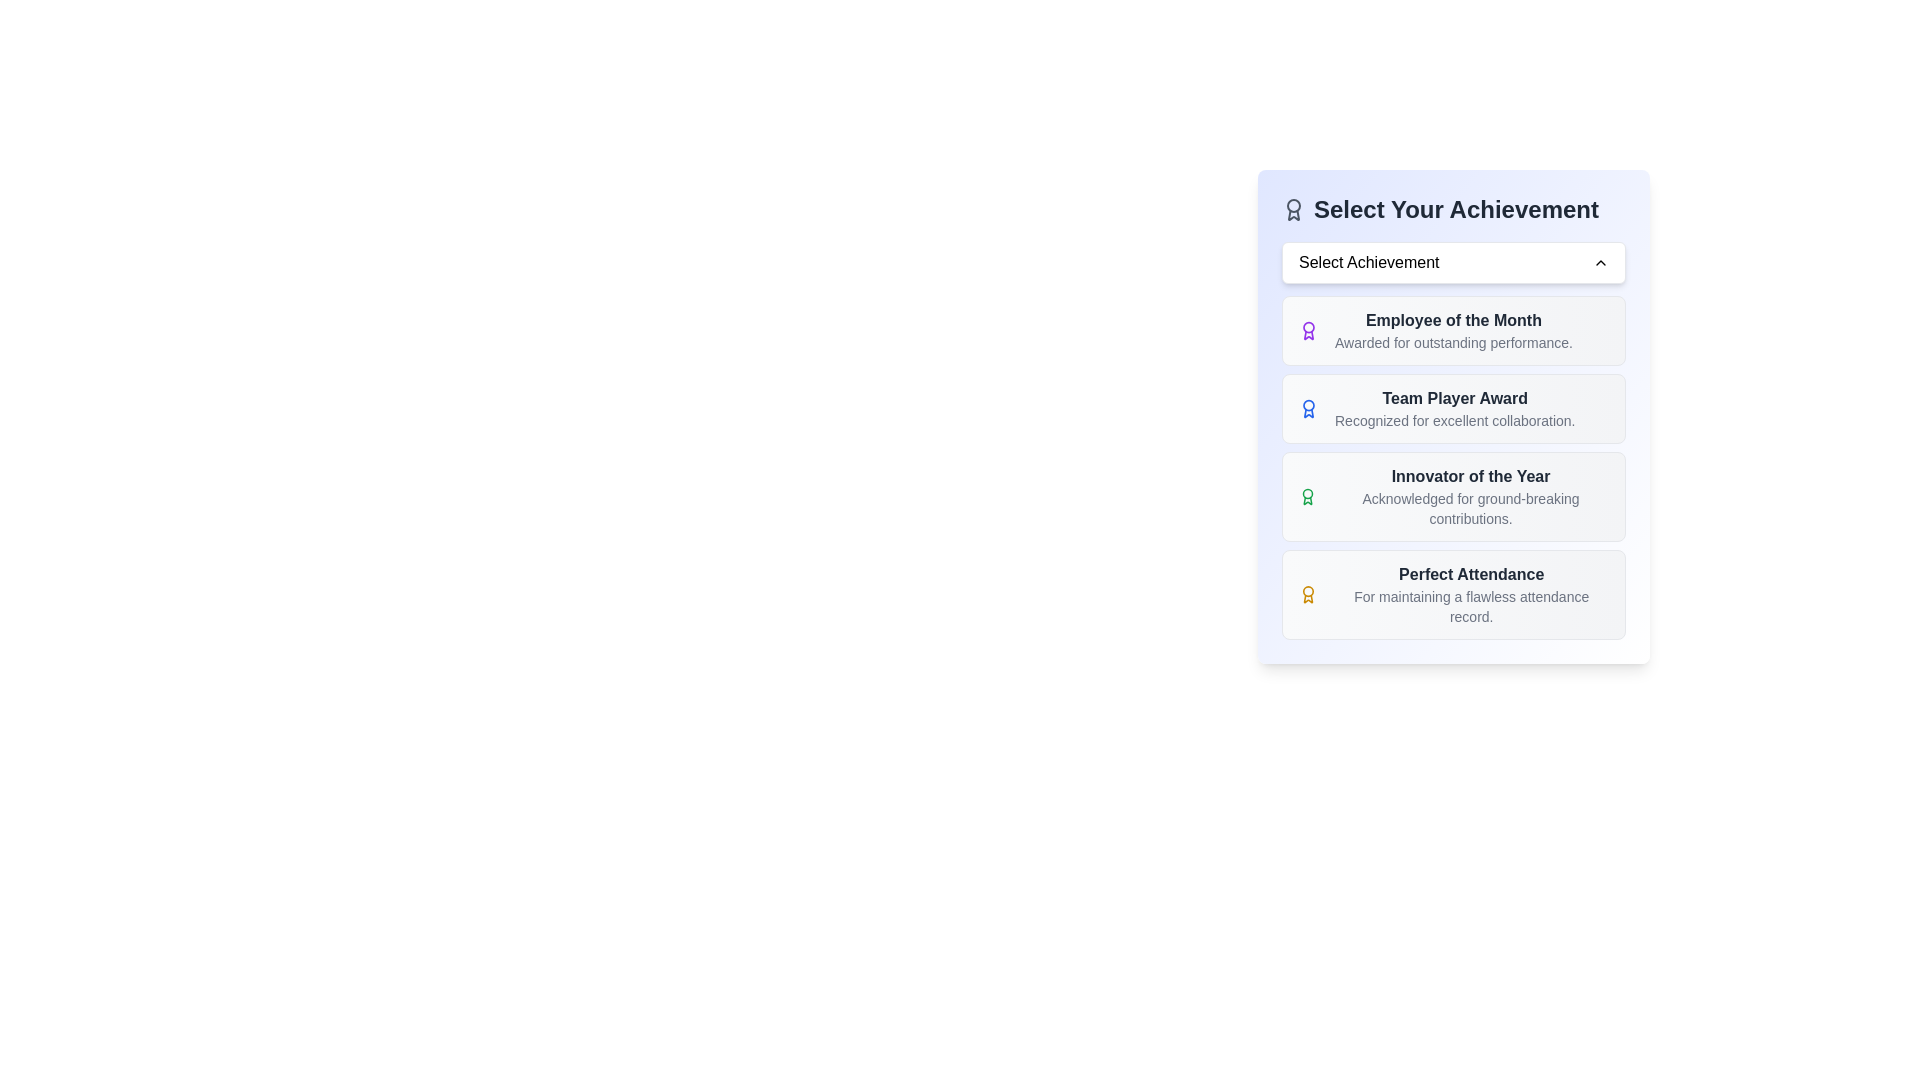 This screenshot has height=1080, width=1920. I want to click on the text label indicating the purpose of selecting an achievement, so click(1368, 261).